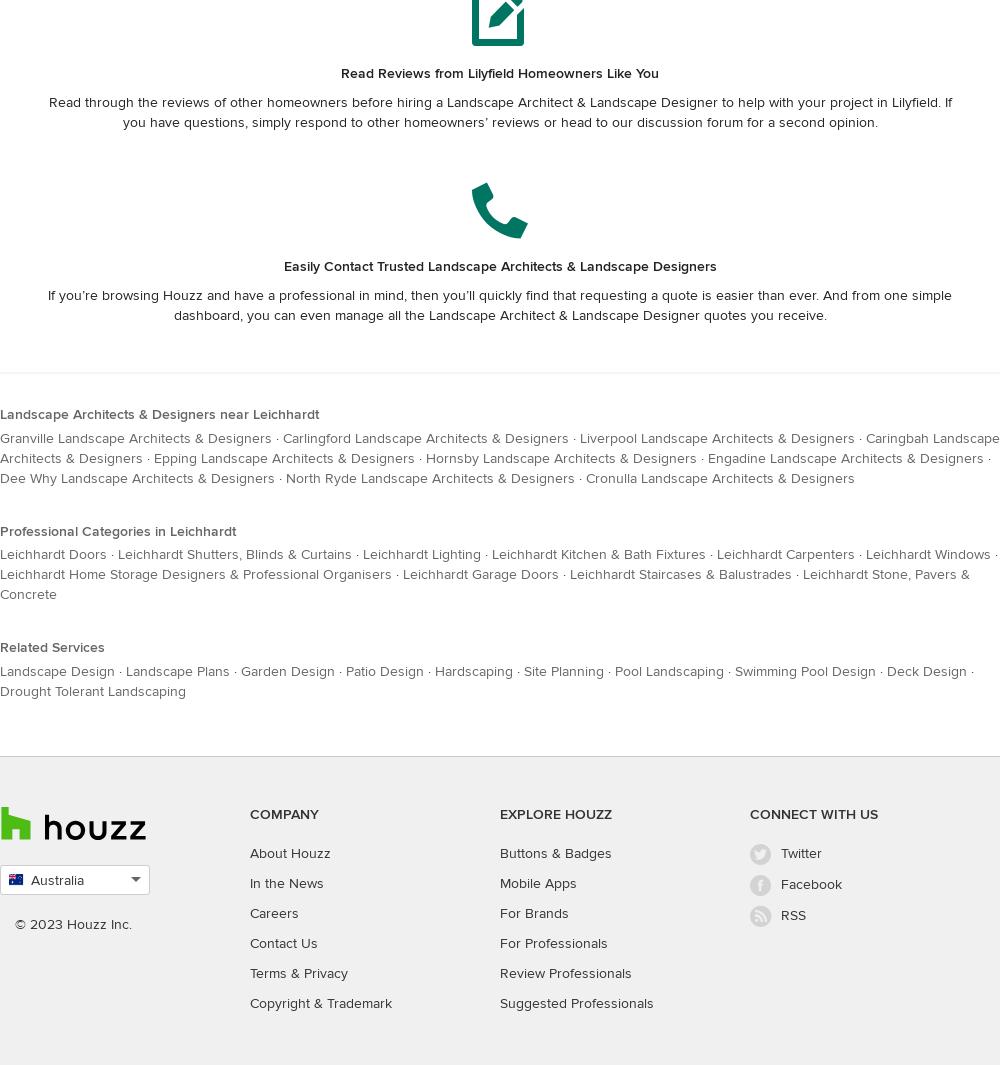 The height and width of the screenshot is (1065, 1000). I want to click on 'Australia', so click(57, 880).